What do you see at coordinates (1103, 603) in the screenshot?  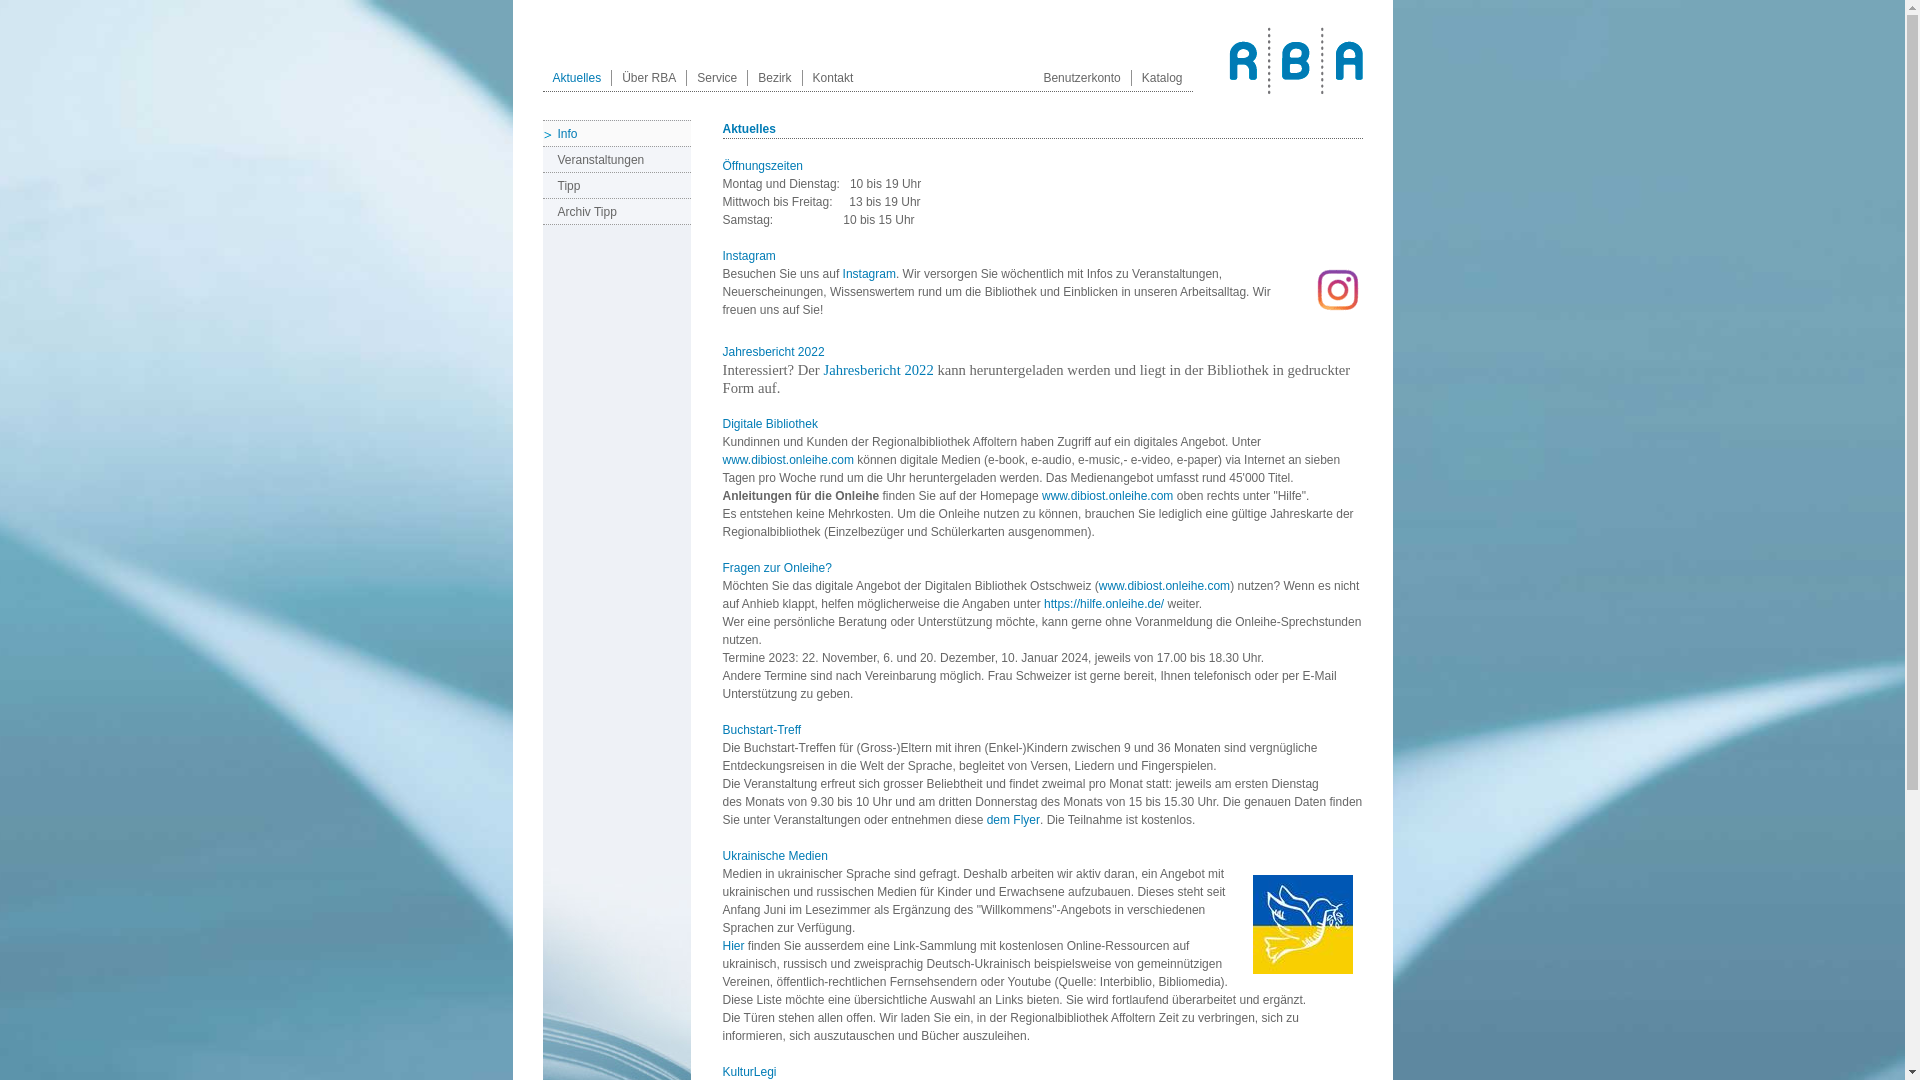 I see `'https://hilfe.onleihe.de/'` at bounding box center [1103, 603].